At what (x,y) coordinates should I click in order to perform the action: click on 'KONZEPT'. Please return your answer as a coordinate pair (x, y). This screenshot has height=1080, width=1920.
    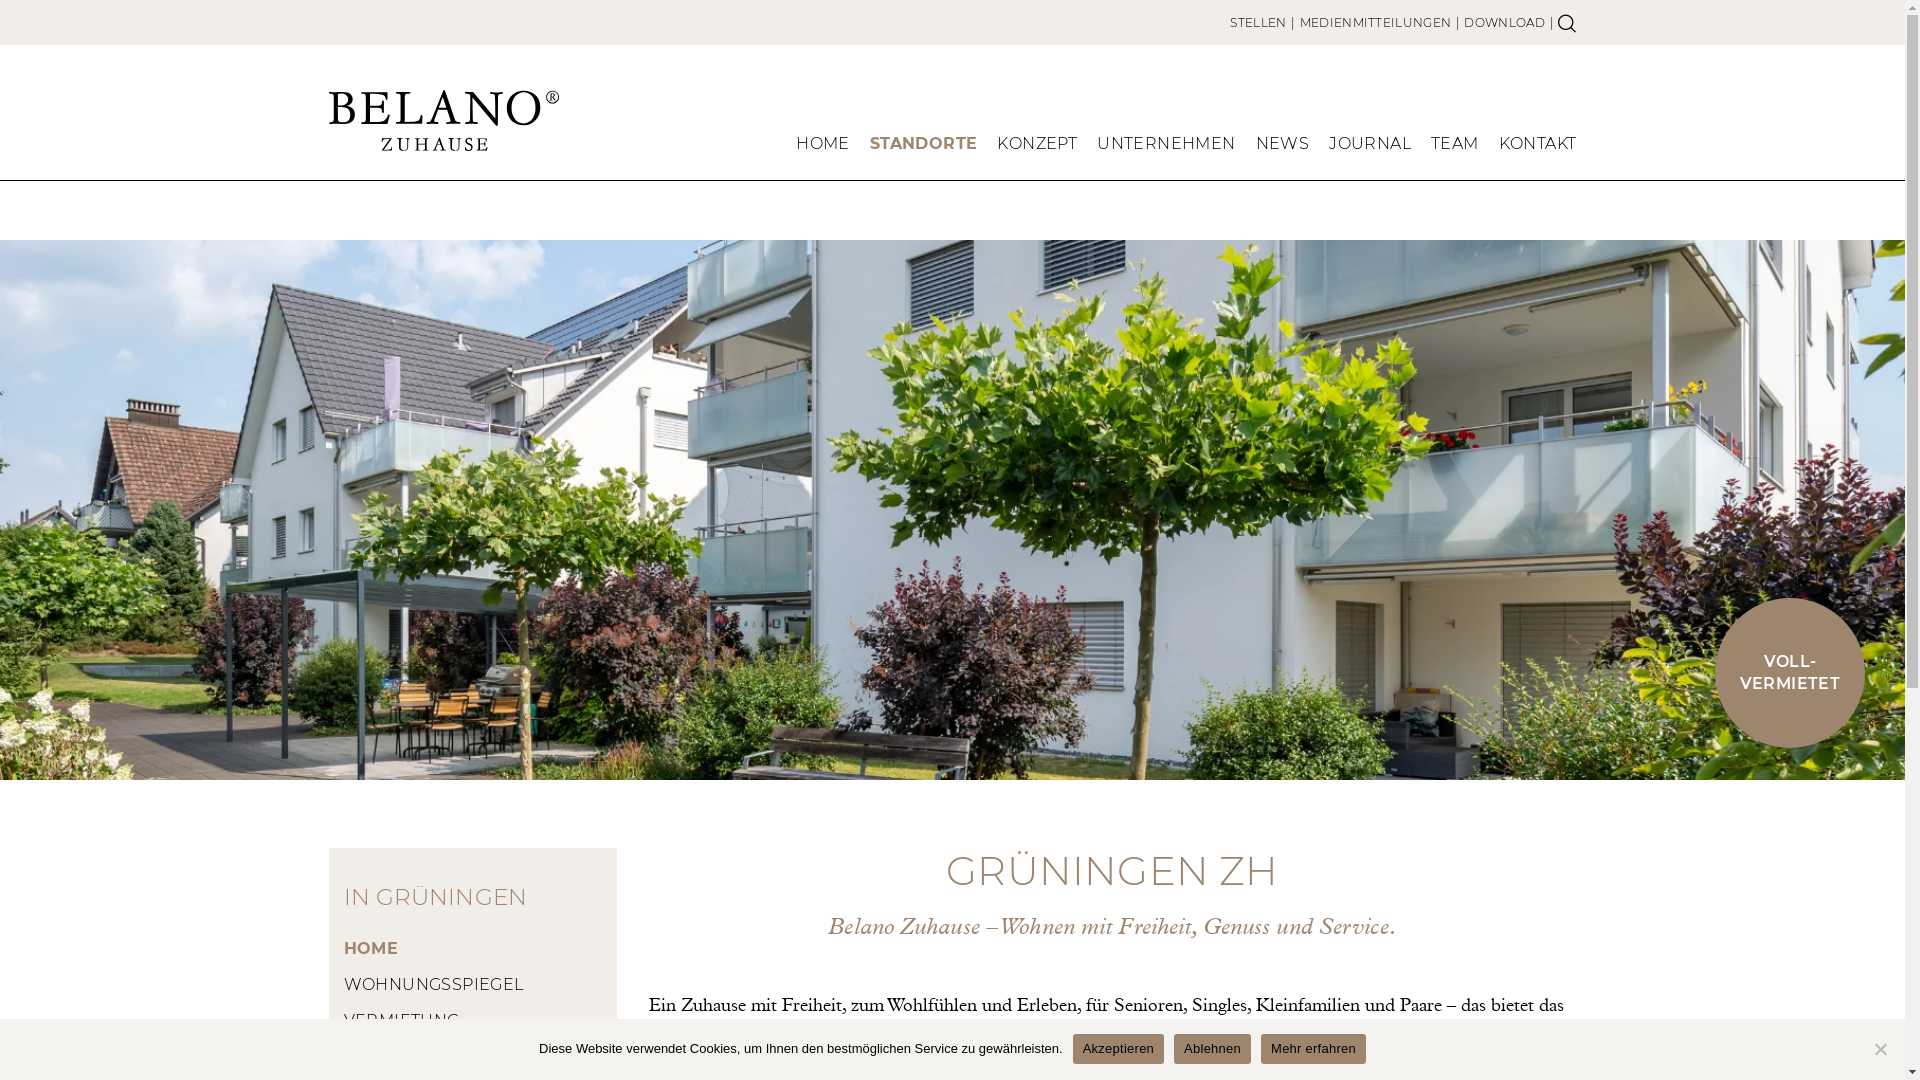
    Looking at the image, I should click on (997, 146).